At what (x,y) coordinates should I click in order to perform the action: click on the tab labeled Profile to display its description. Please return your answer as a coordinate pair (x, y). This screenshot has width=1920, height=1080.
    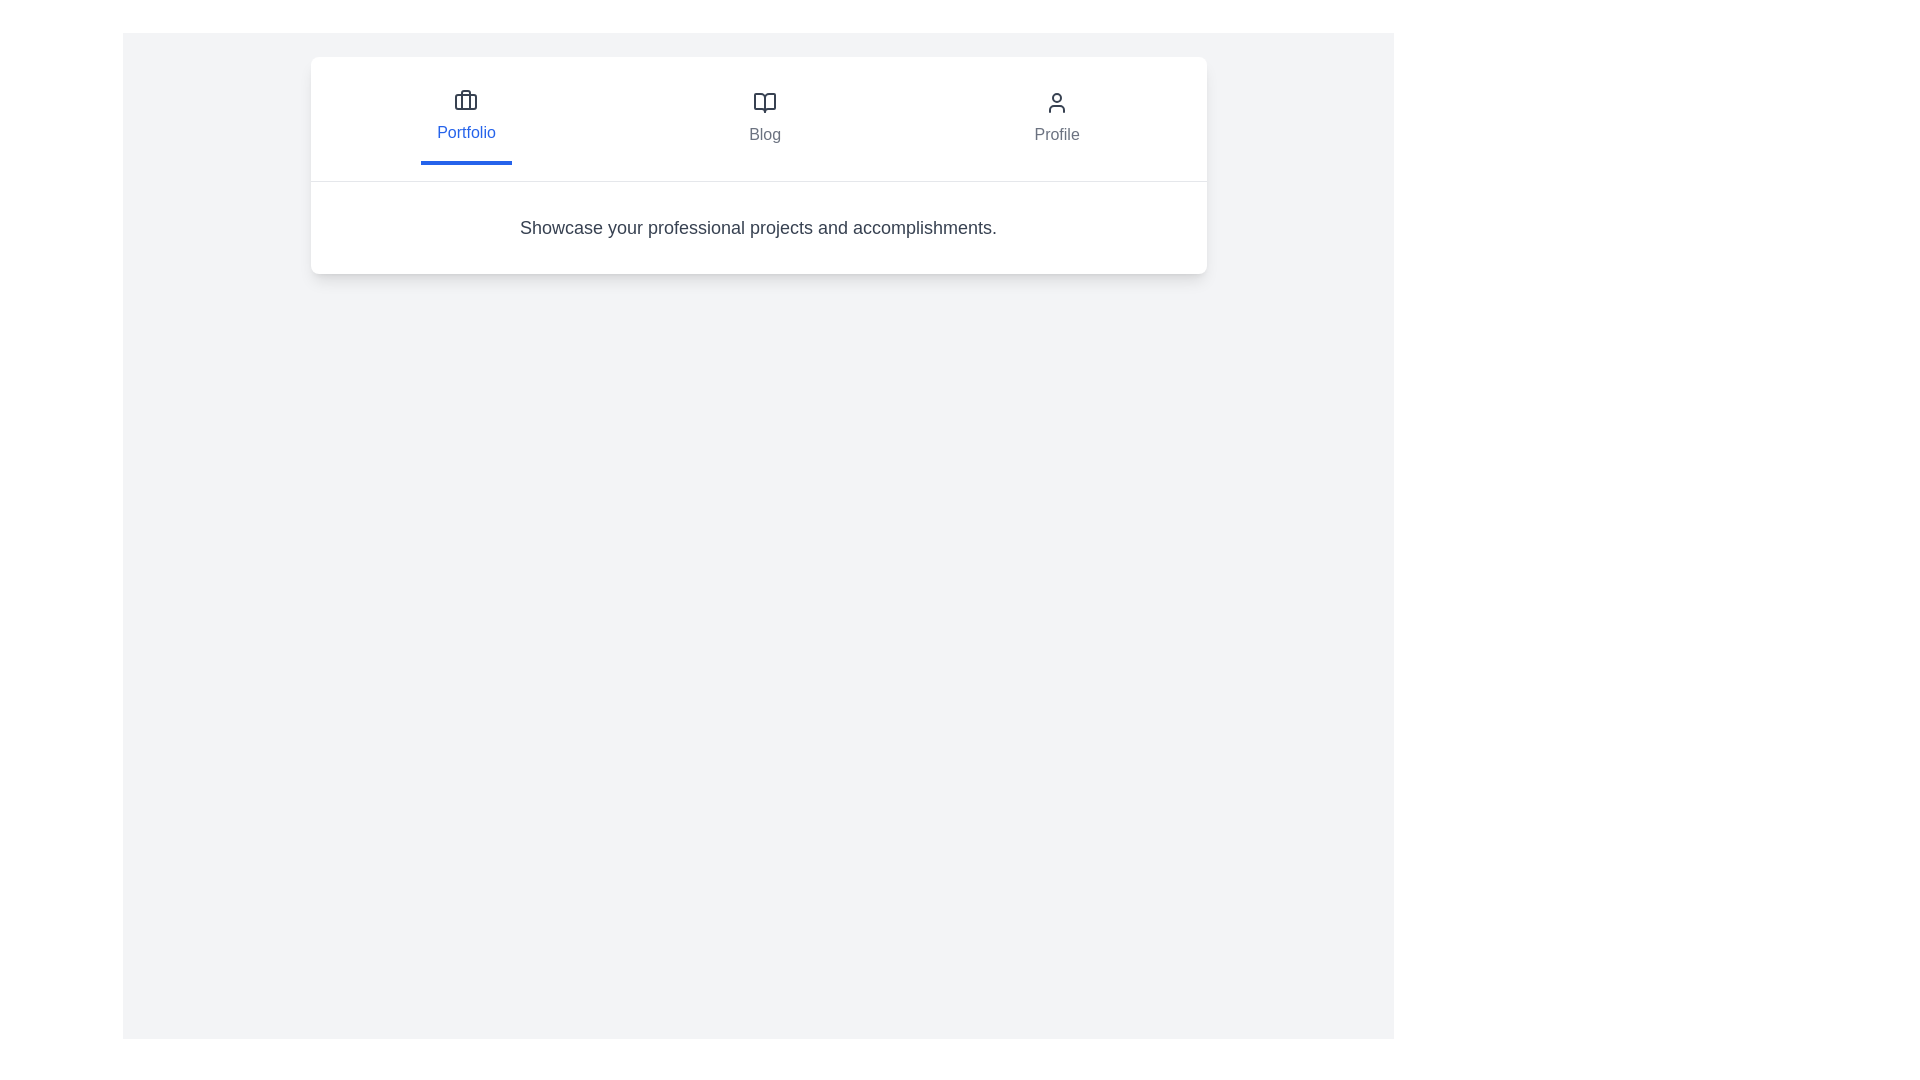
    Looking at the image, I should click on (1055, 119).